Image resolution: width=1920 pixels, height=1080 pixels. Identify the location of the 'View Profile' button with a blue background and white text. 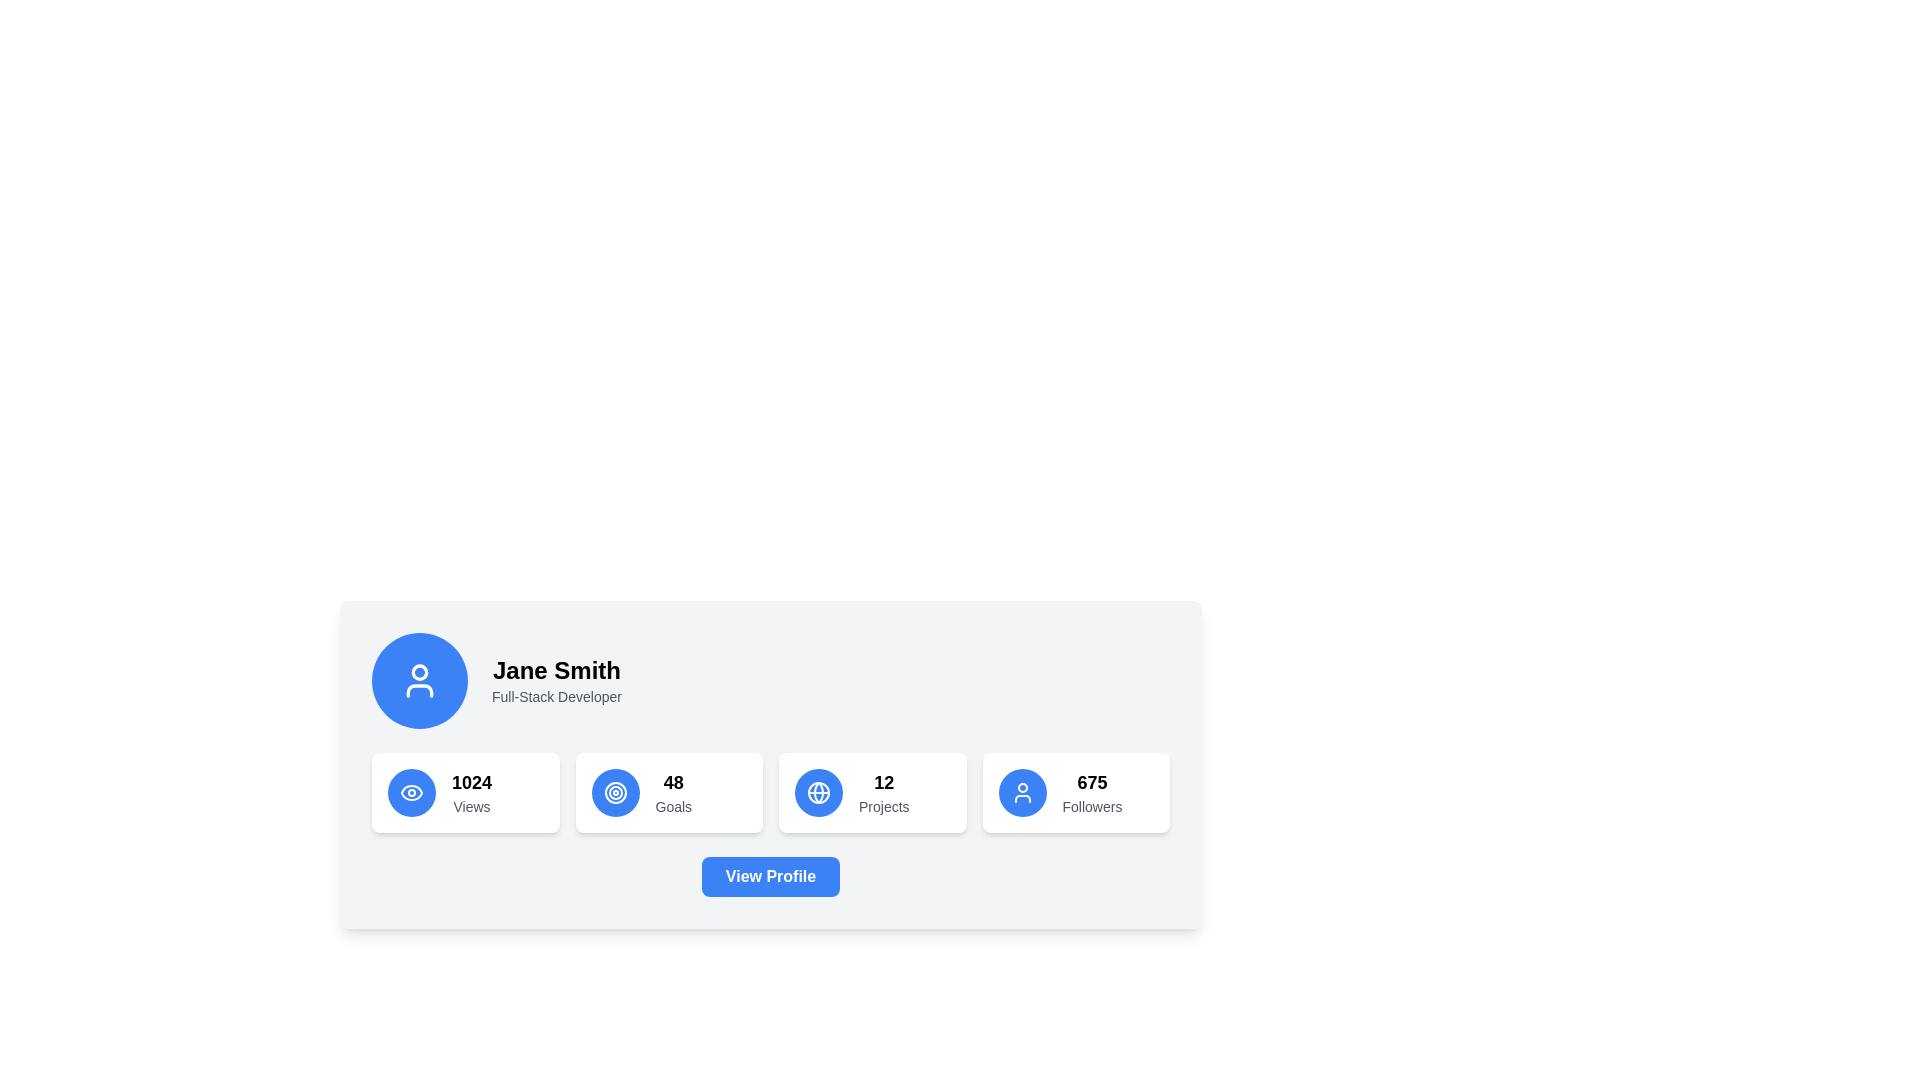
(770, 875).